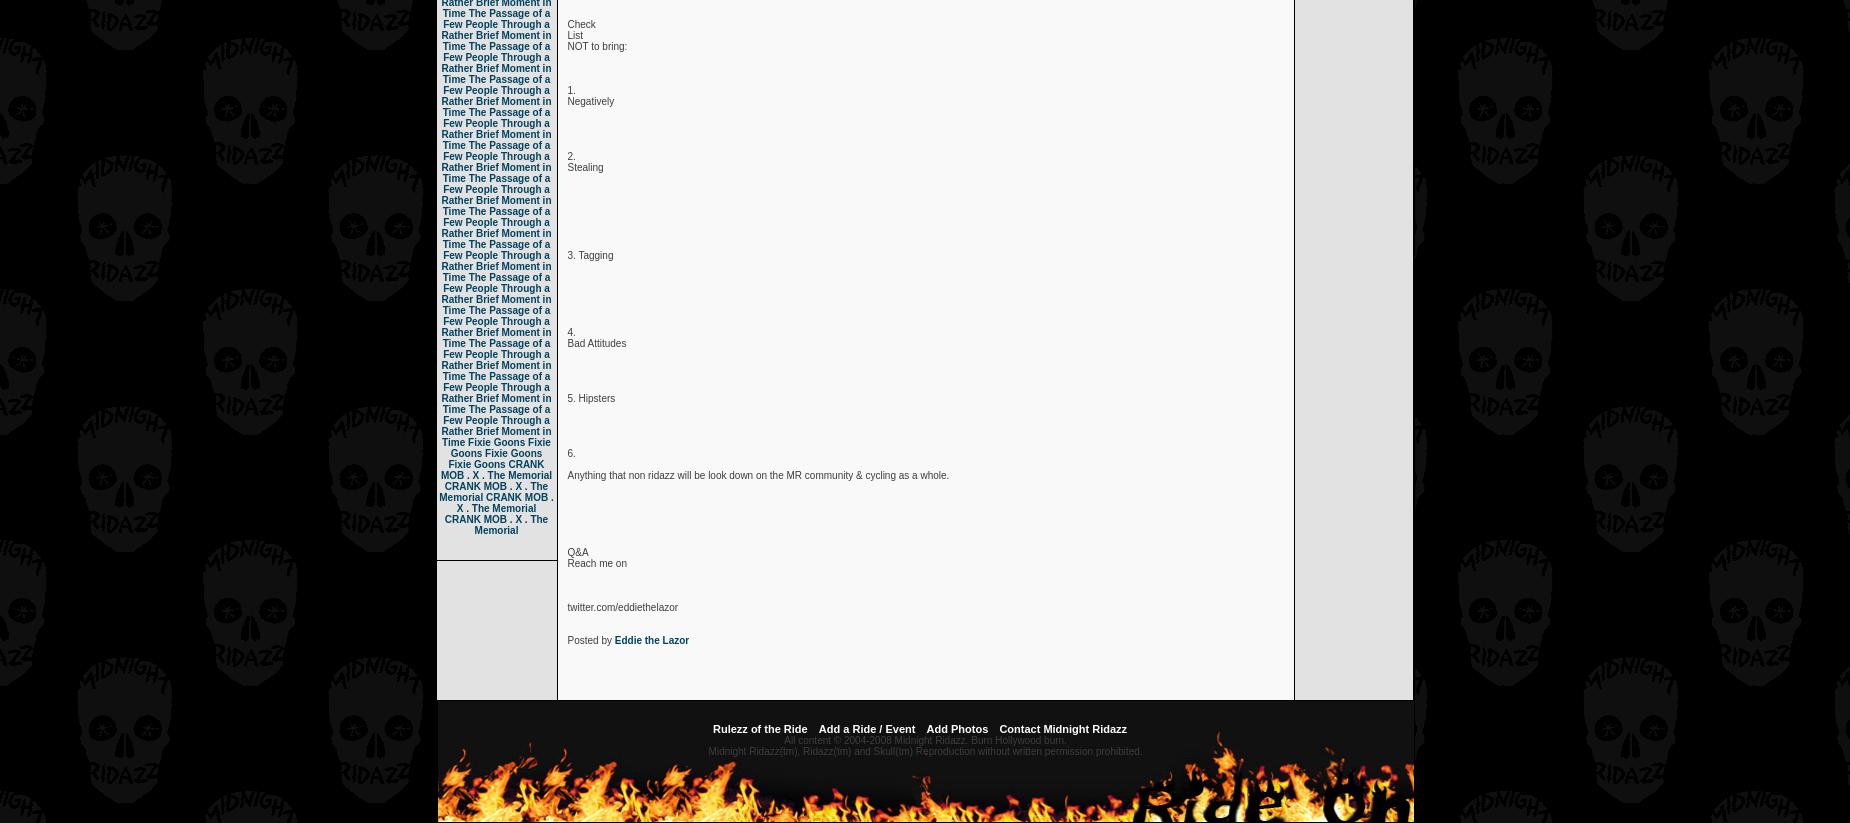 This screenshot has height=823, width=1850. I want to click on 'Negatively', so click(567, 100).